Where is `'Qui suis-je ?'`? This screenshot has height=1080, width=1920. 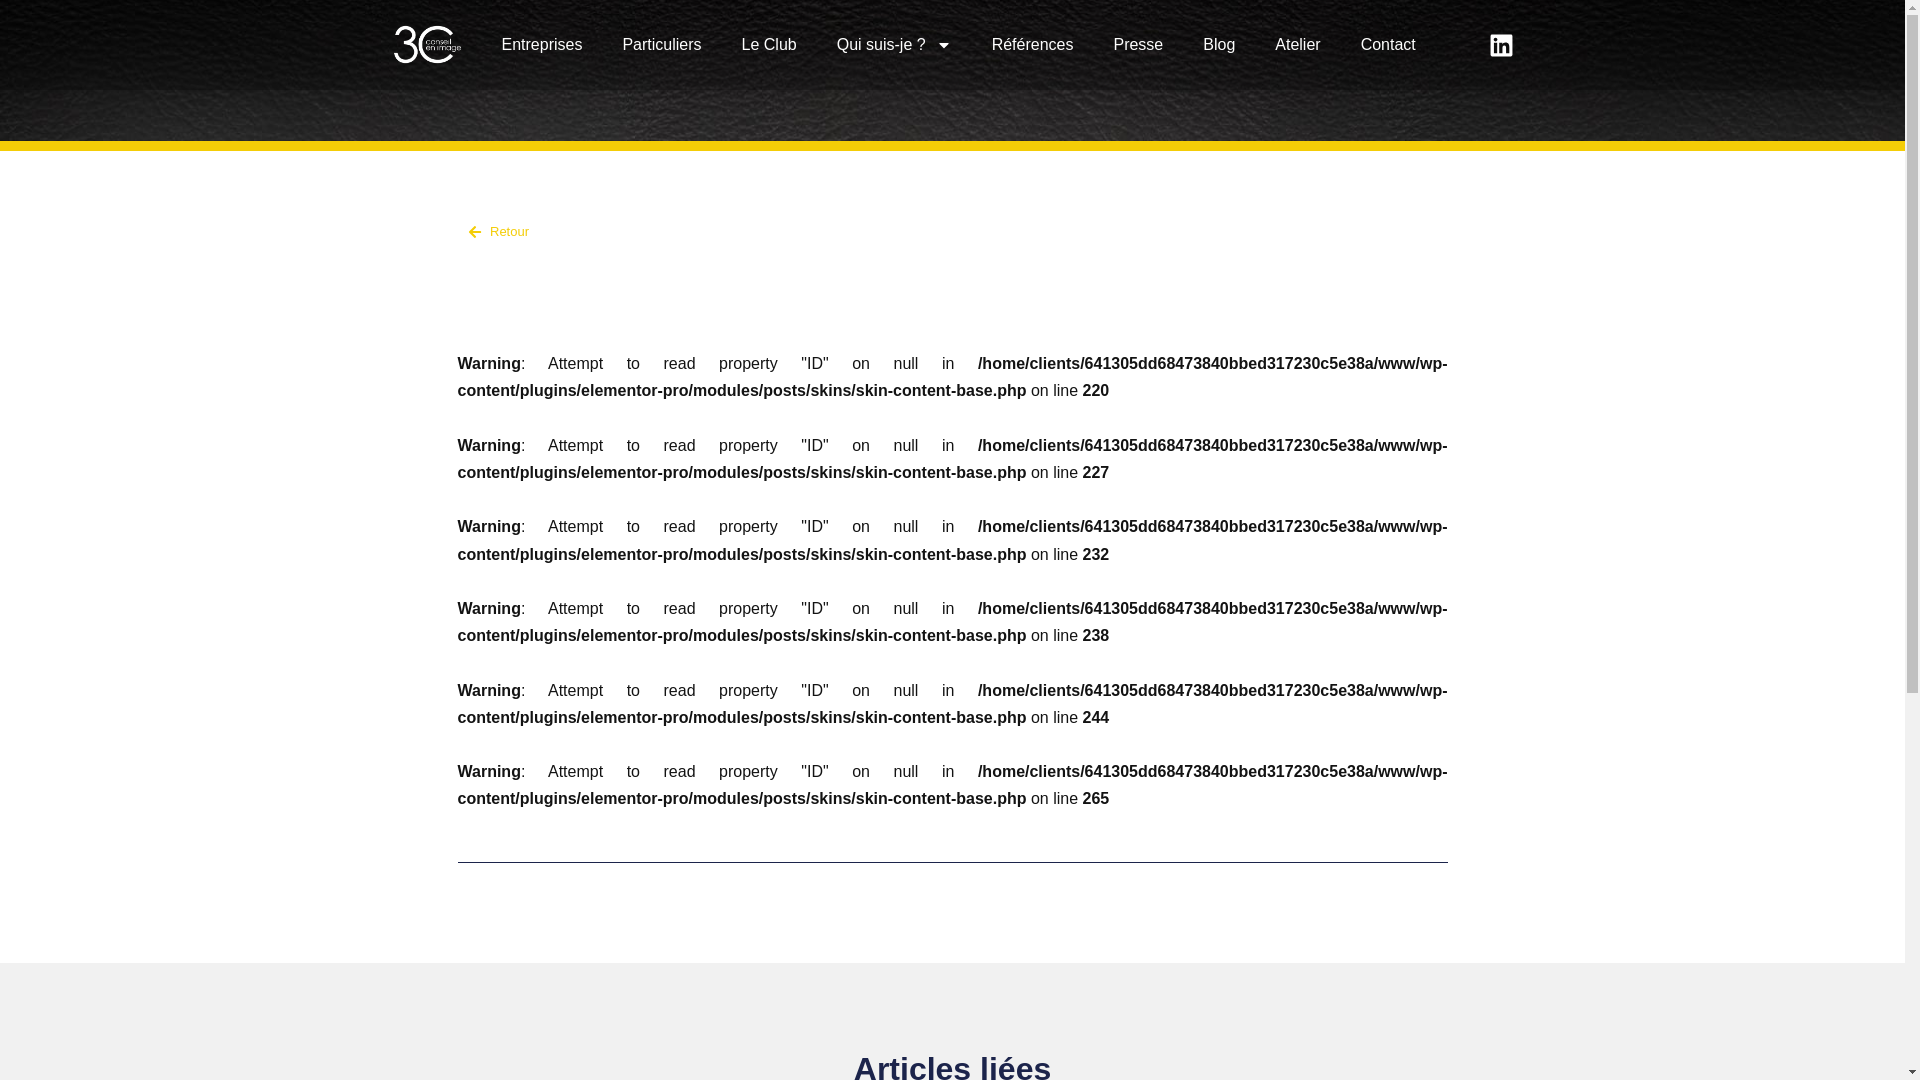 'Qui suis-je ?' is located at coordinates (893, 45).